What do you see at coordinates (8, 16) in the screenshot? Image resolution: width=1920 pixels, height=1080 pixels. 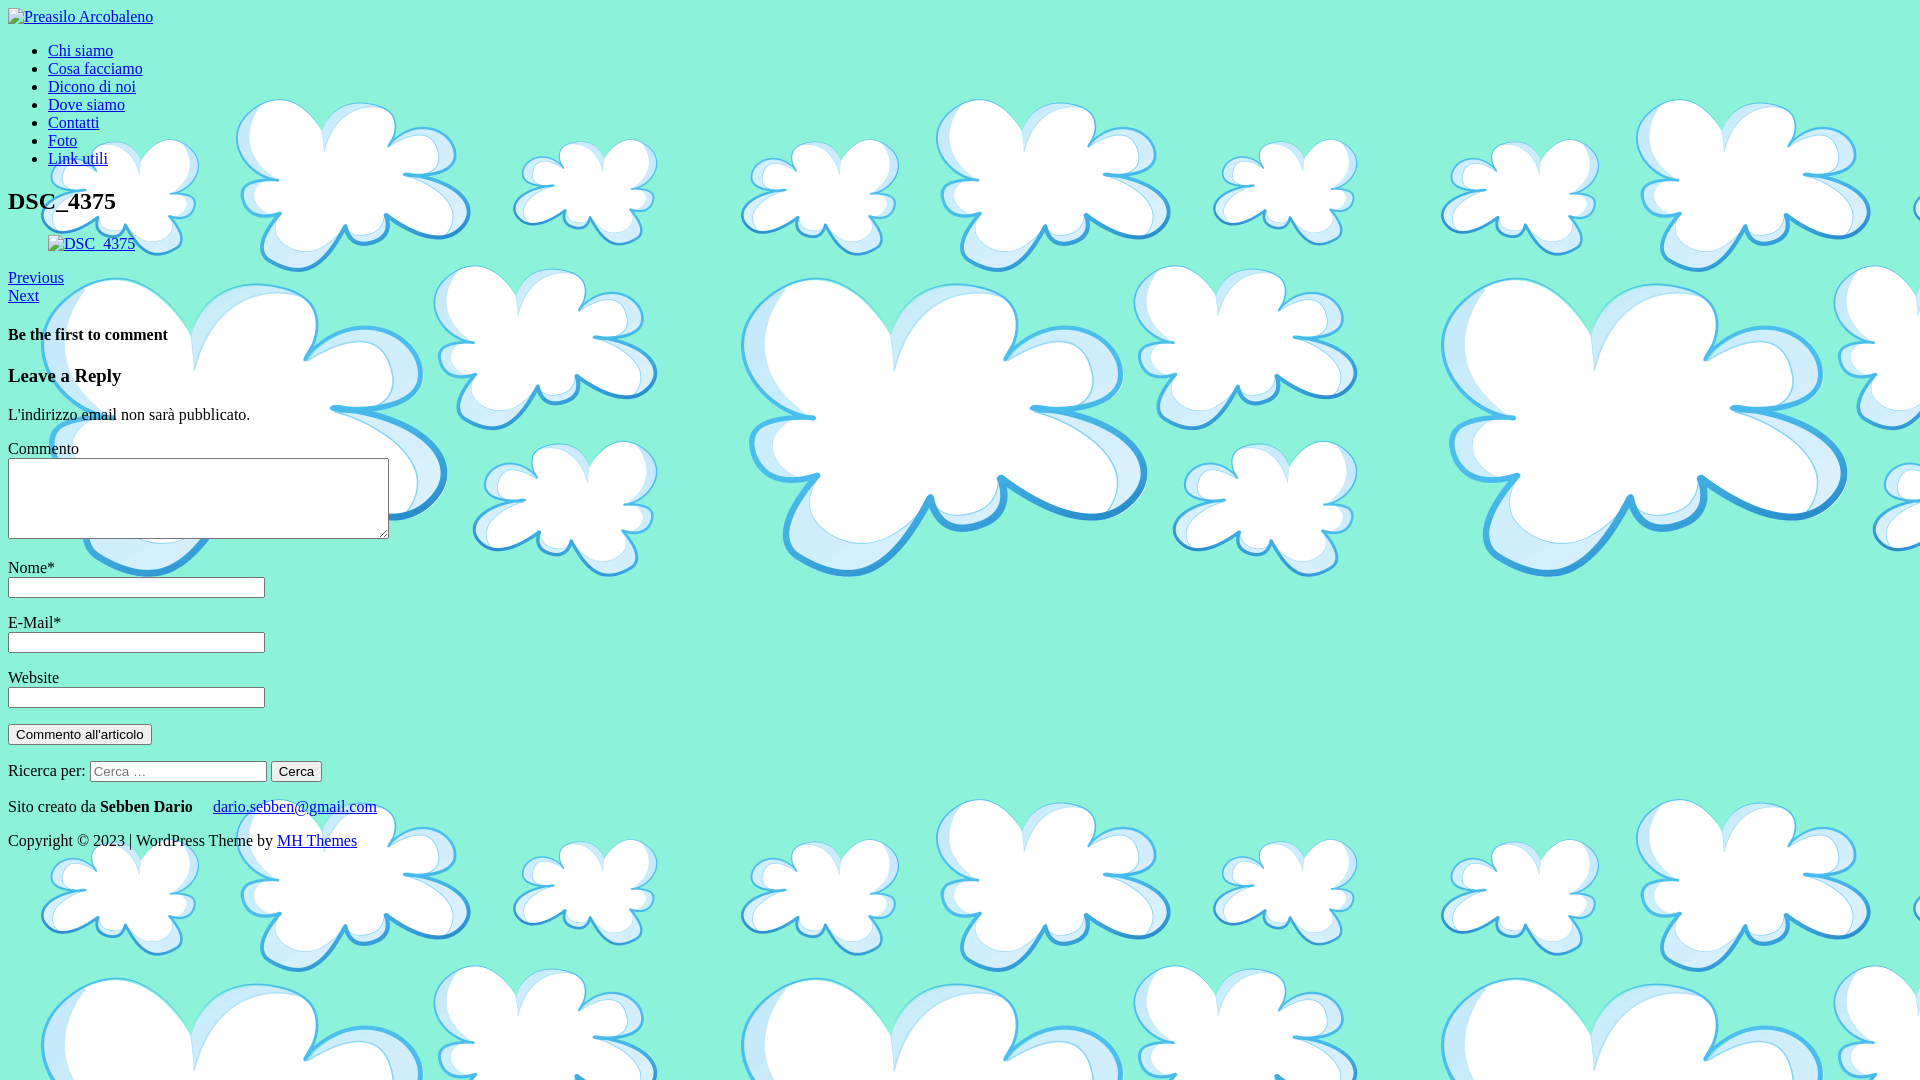 I see `'Preasilo Arcobaleno'` at bounding box center [8, 16].